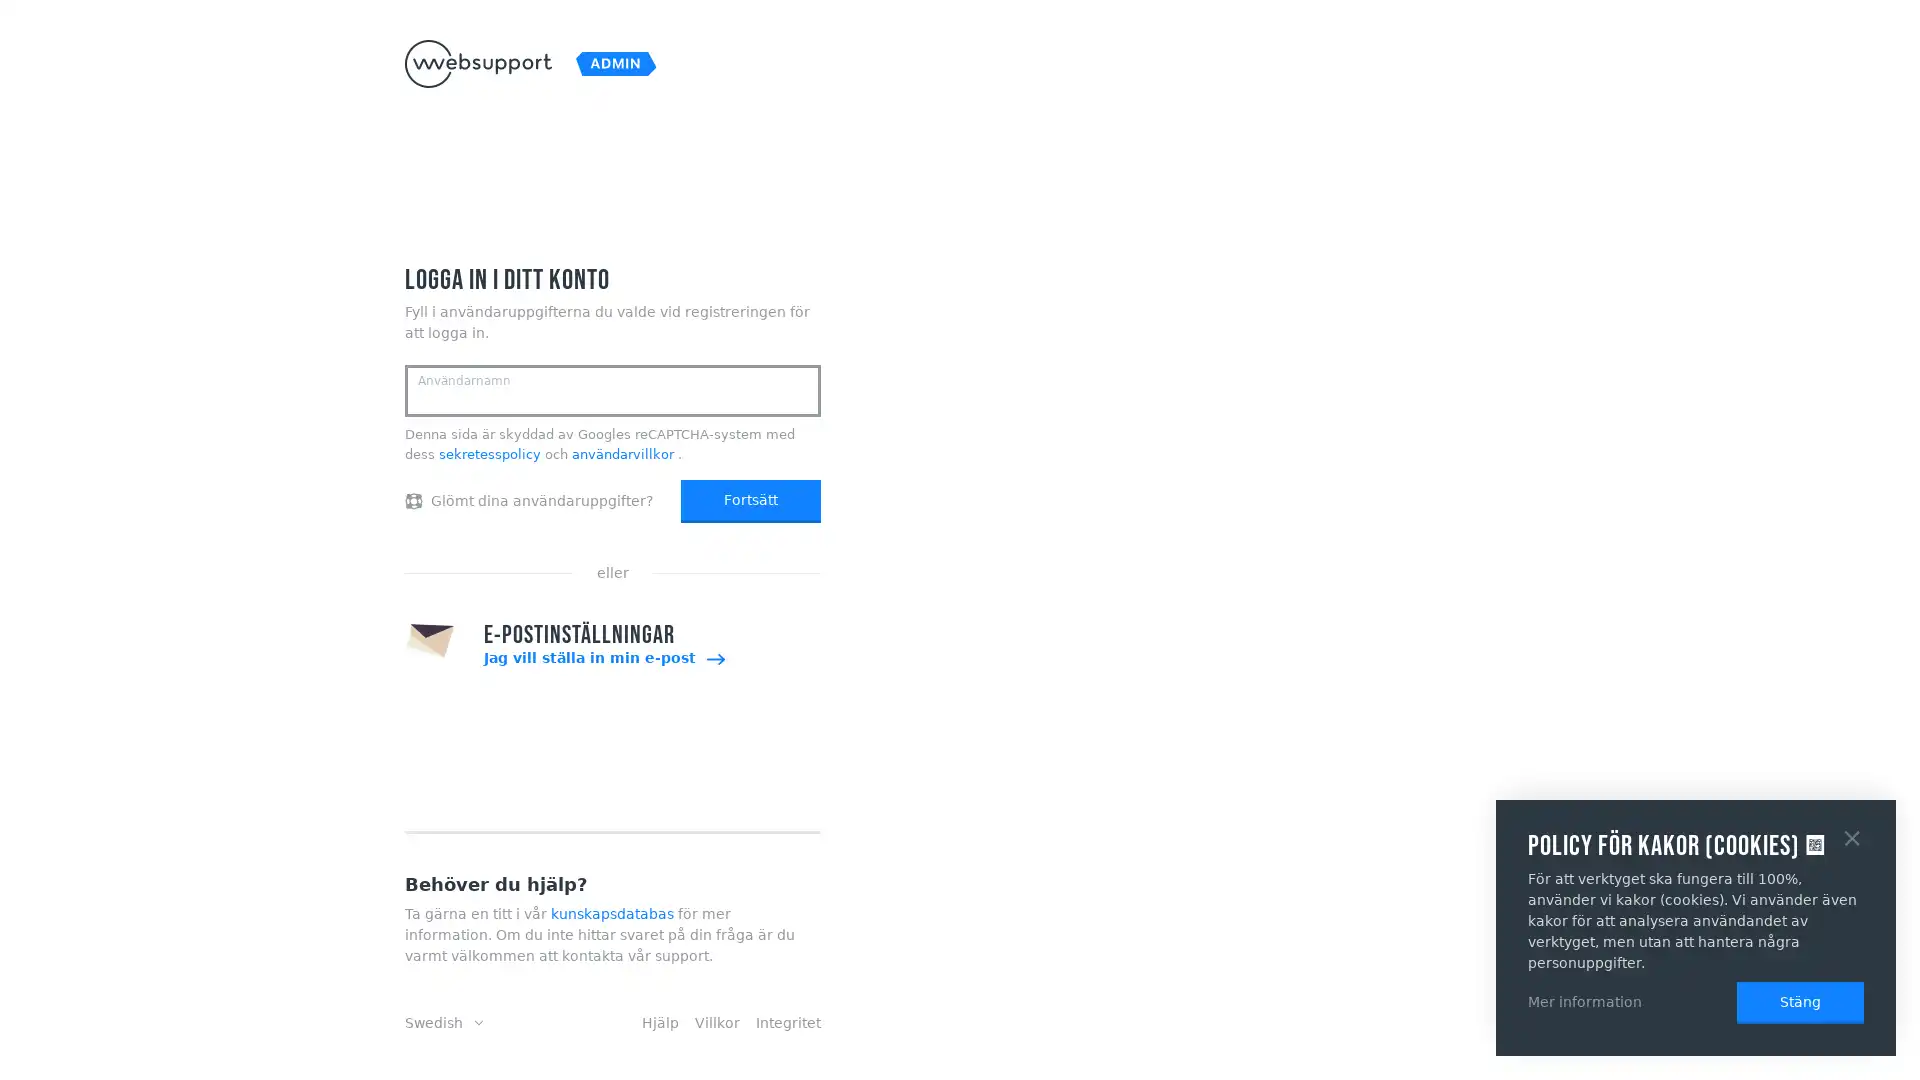  I want to click on Fortsatt, so click(749, 500).